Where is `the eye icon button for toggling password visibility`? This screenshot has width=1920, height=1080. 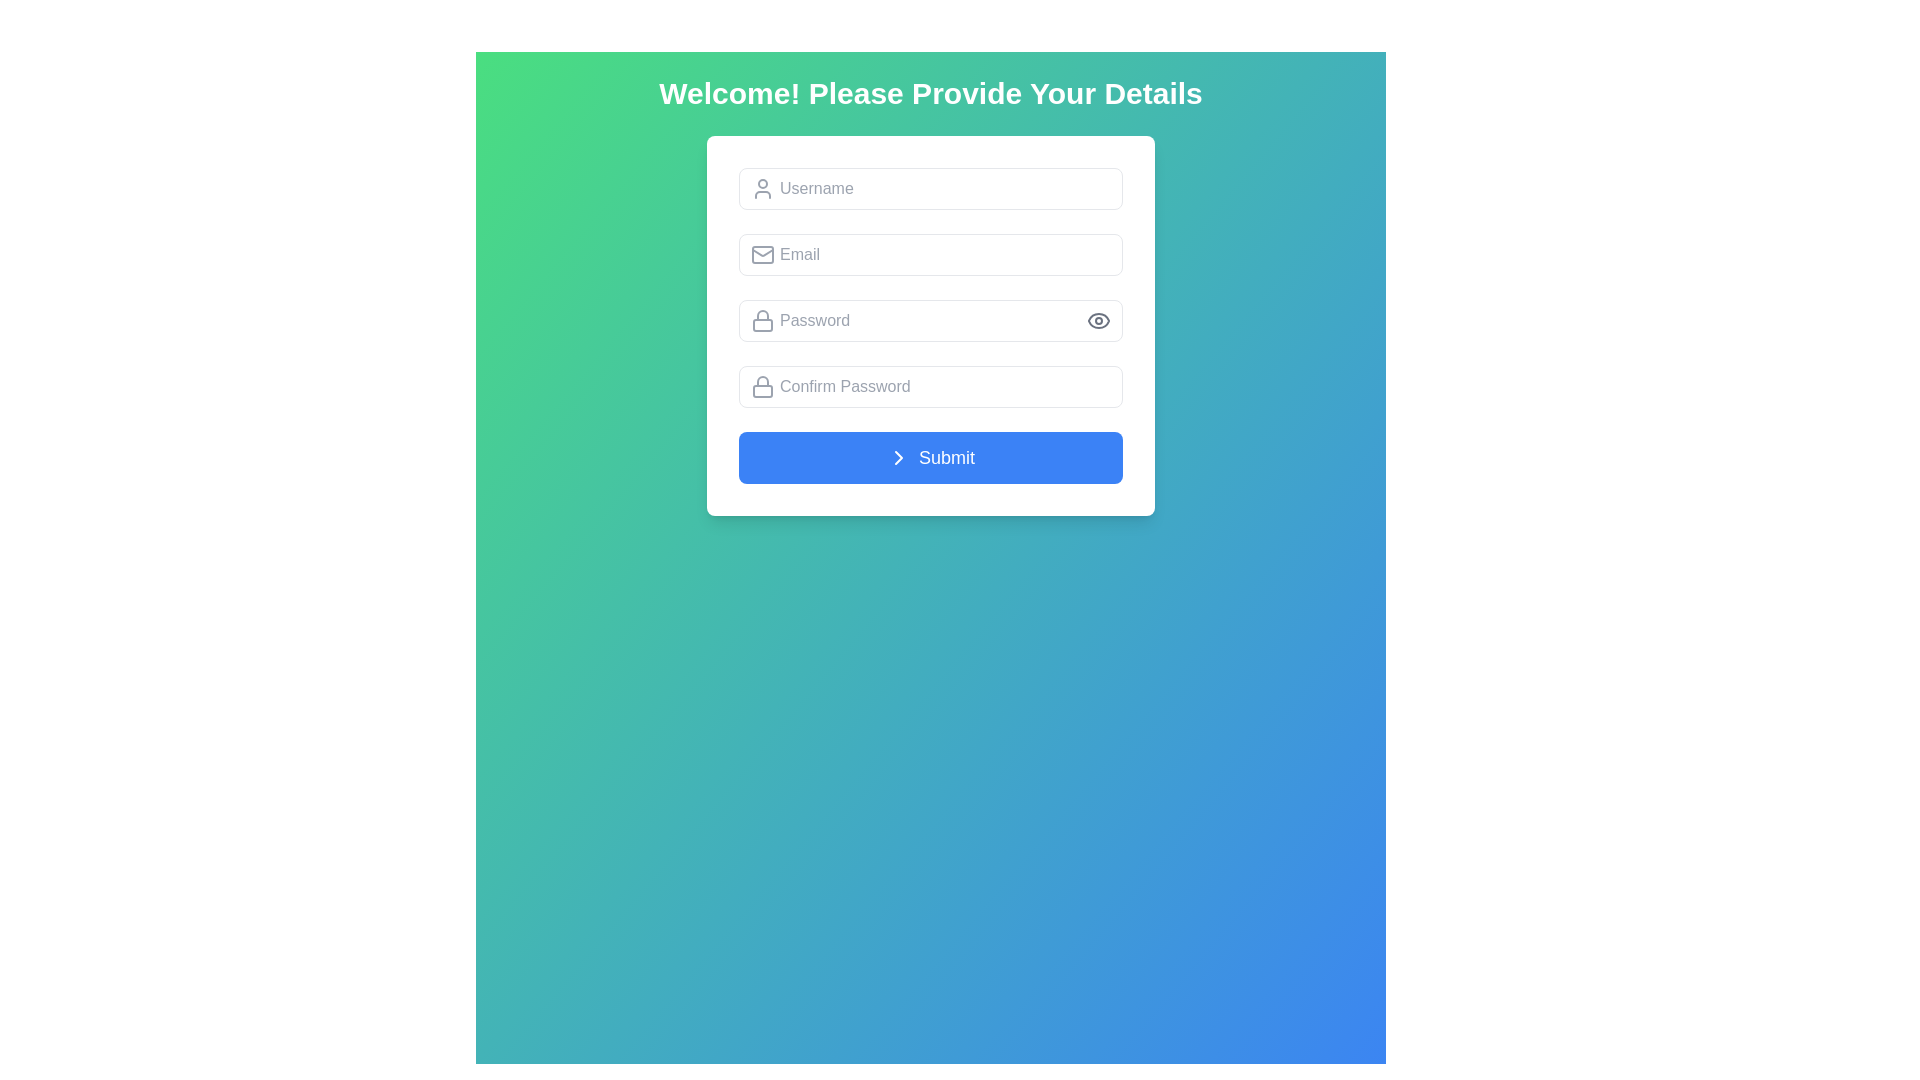
the eye icon button for toggling password visibility is located at coordinates (1098, 319).